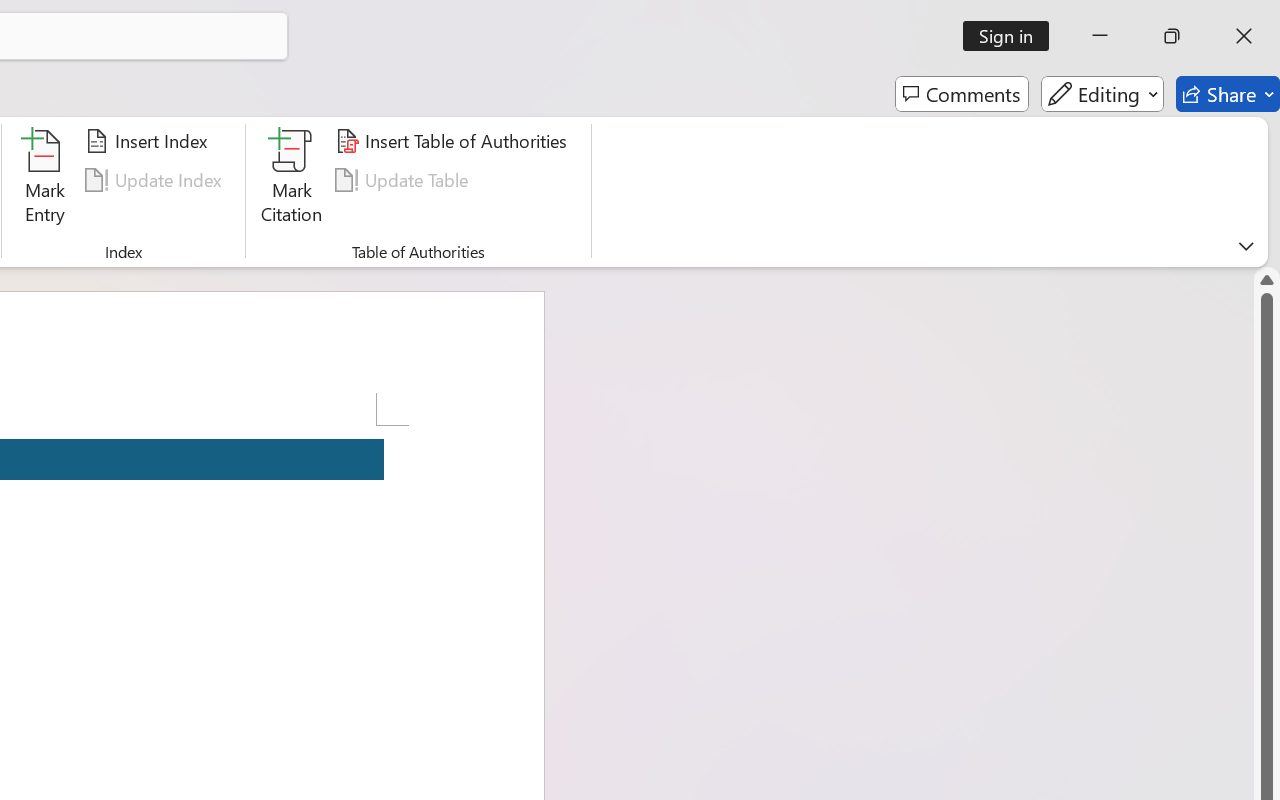 This screenshot has width=1280, height=800. Describe the element at coordinates (404, 179) in the screenshot. I see `'Update Table'` at that location.